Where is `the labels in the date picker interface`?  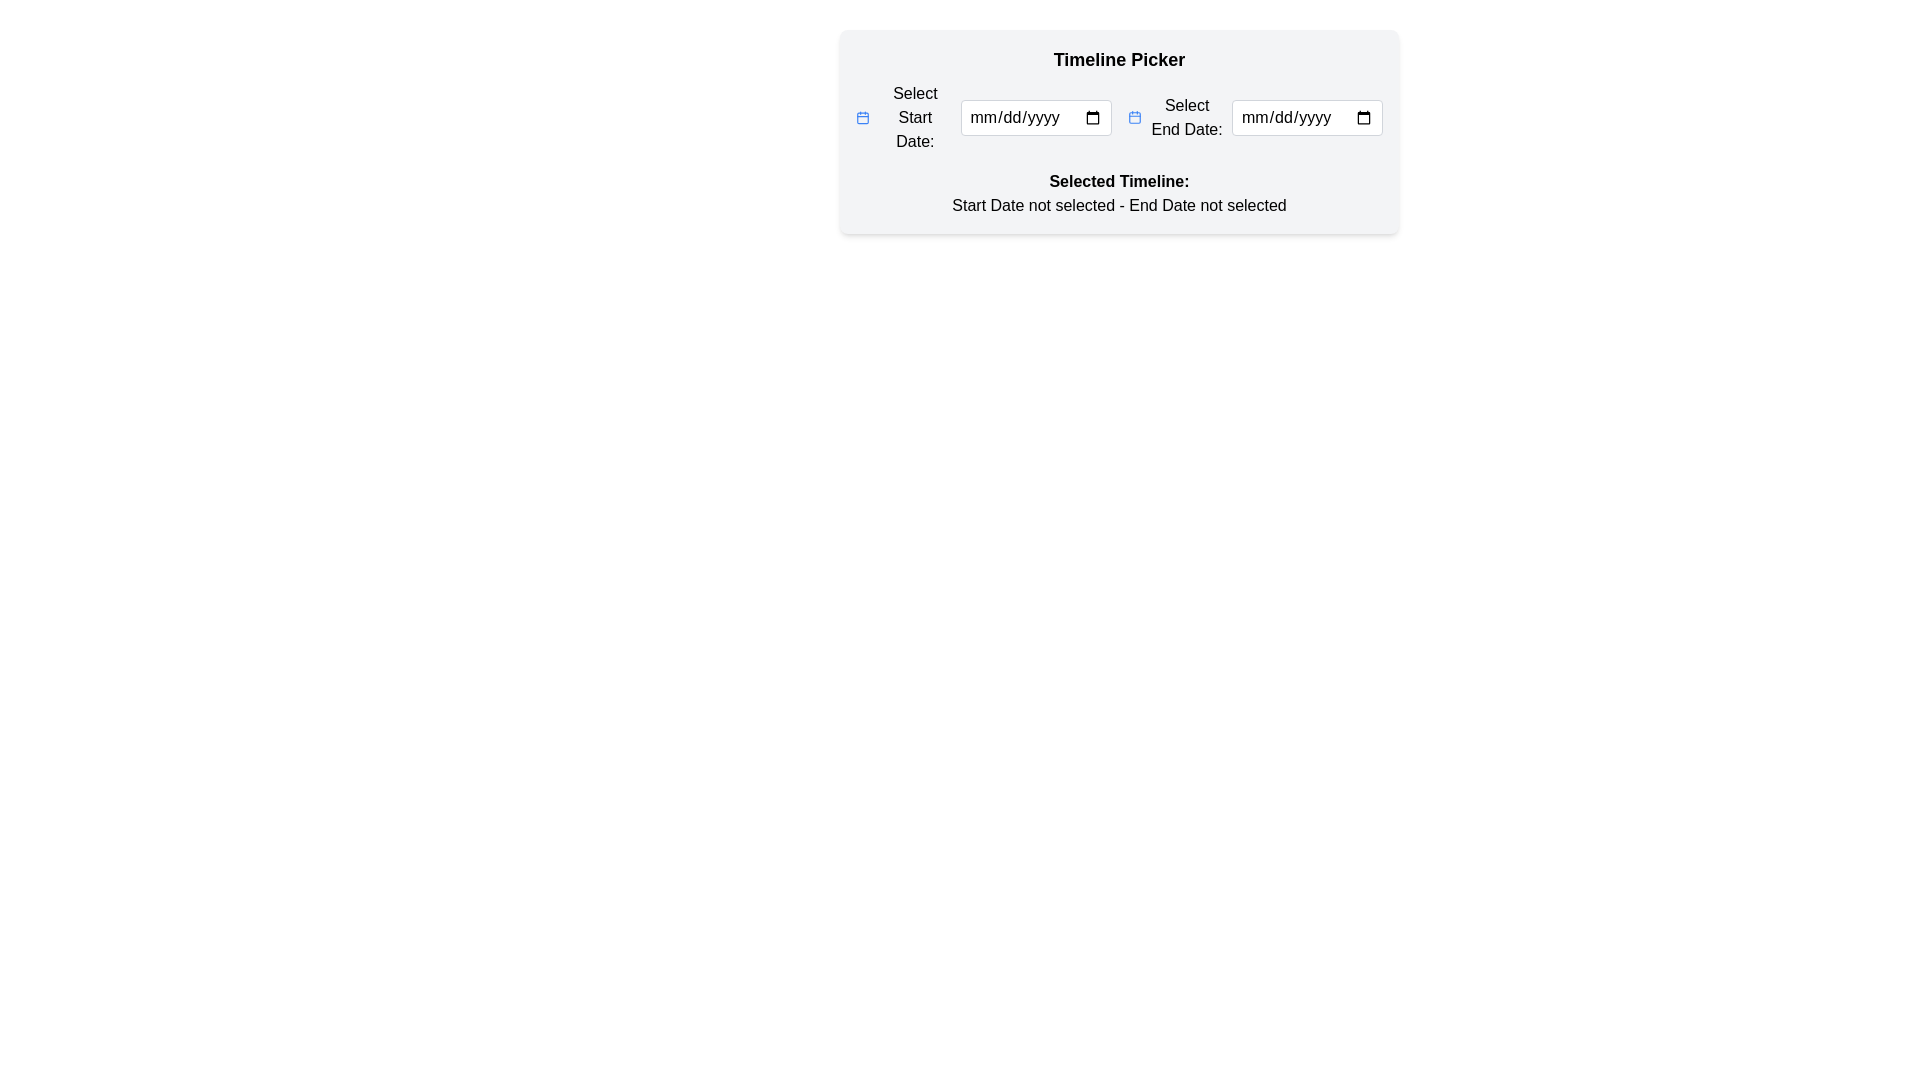 the labels in the date picker interface is located at coordinates (1118, 118).